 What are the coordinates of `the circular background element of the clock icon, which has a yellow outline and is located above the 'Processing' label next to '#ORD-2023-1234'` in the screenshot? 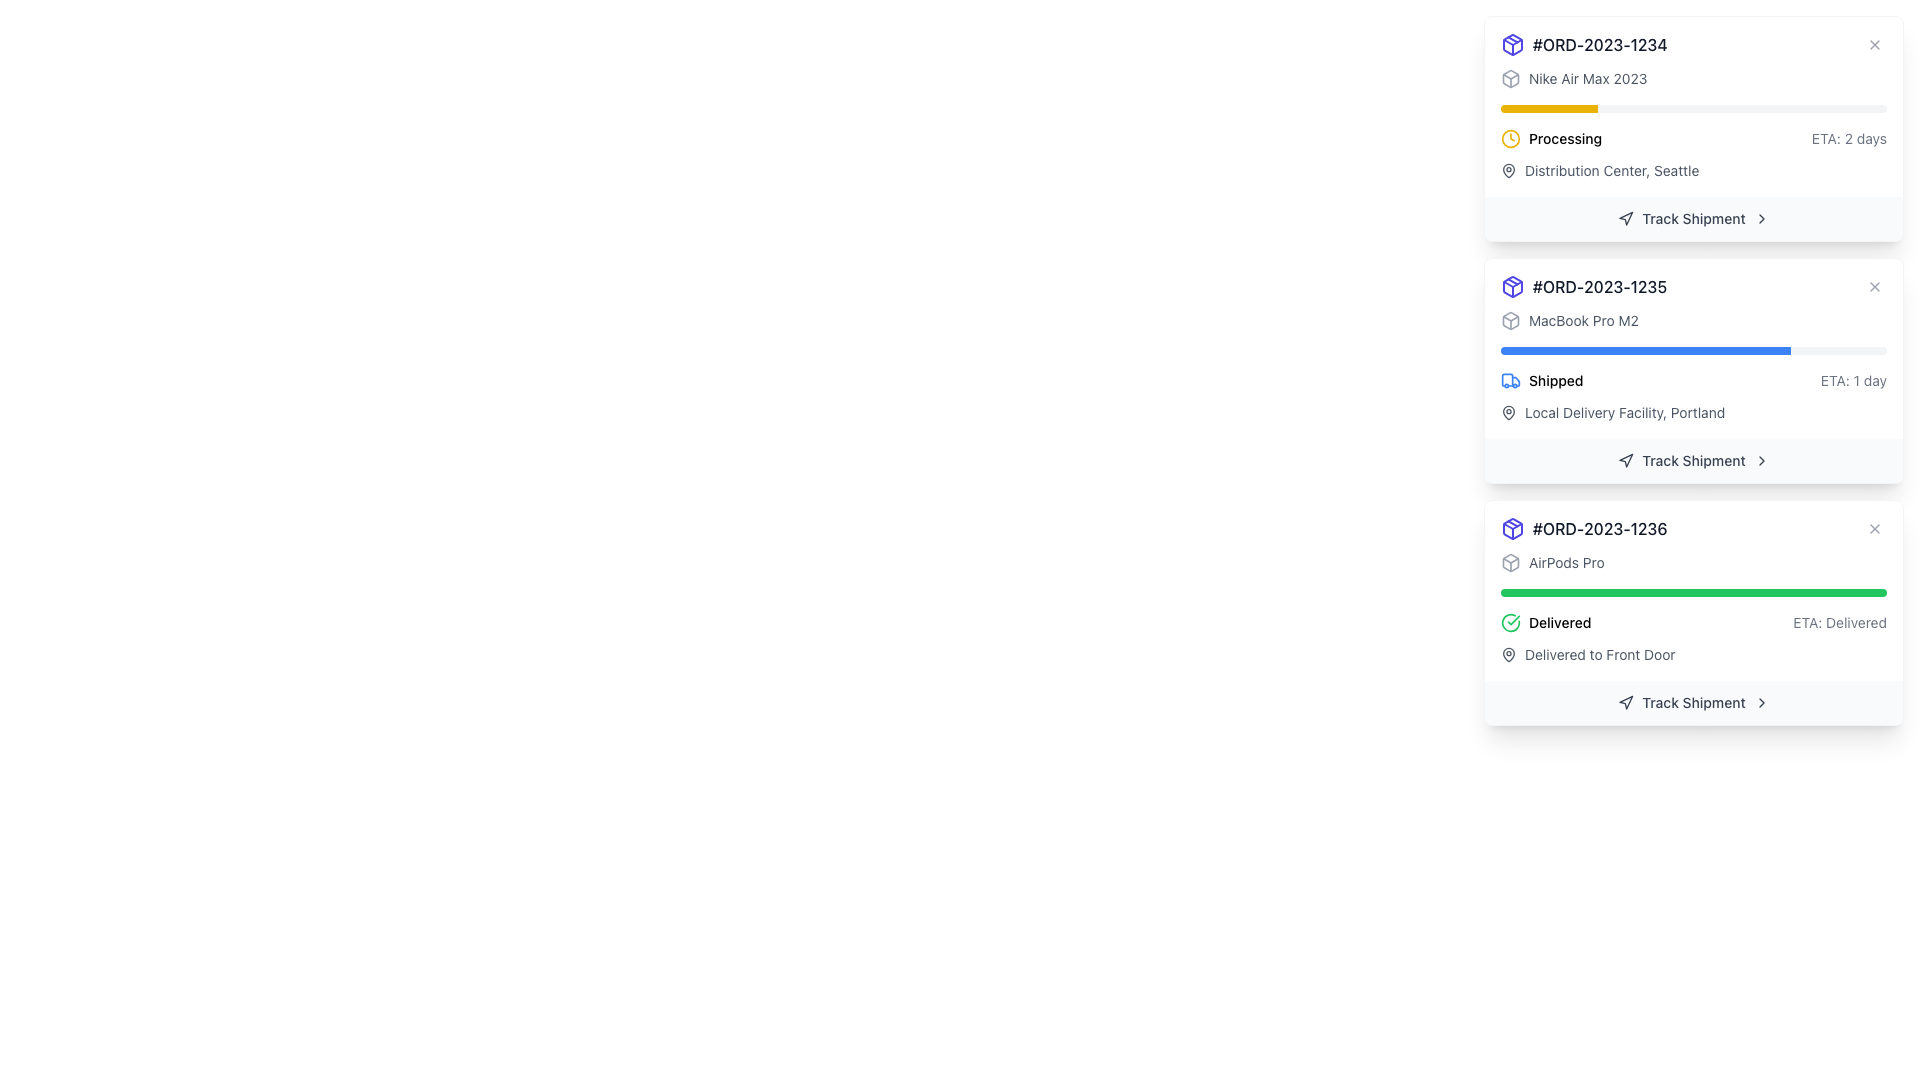 It's located at (1511, 137).